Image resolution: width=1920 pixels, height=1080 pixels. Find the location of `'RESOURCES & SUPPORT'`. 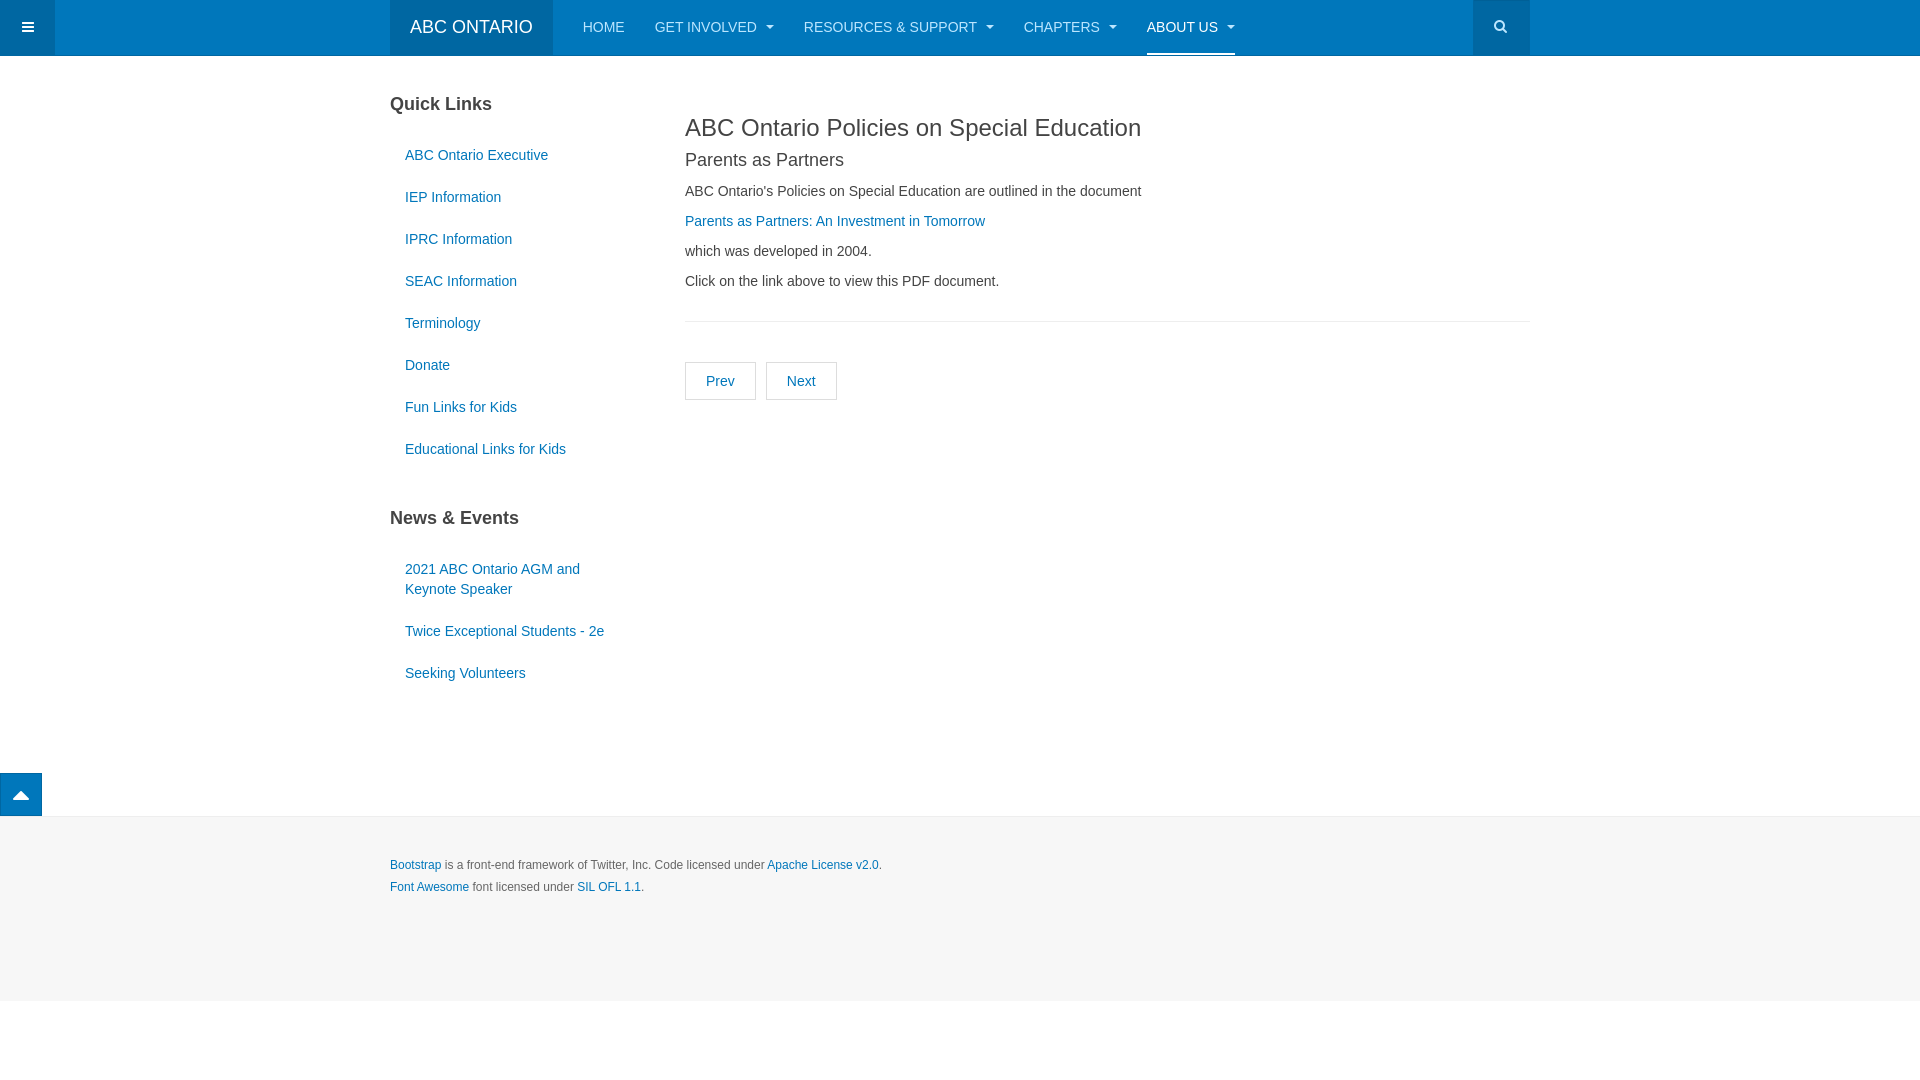

'RESOURCES & SUPPORT' is located at coordinates (804, 27).